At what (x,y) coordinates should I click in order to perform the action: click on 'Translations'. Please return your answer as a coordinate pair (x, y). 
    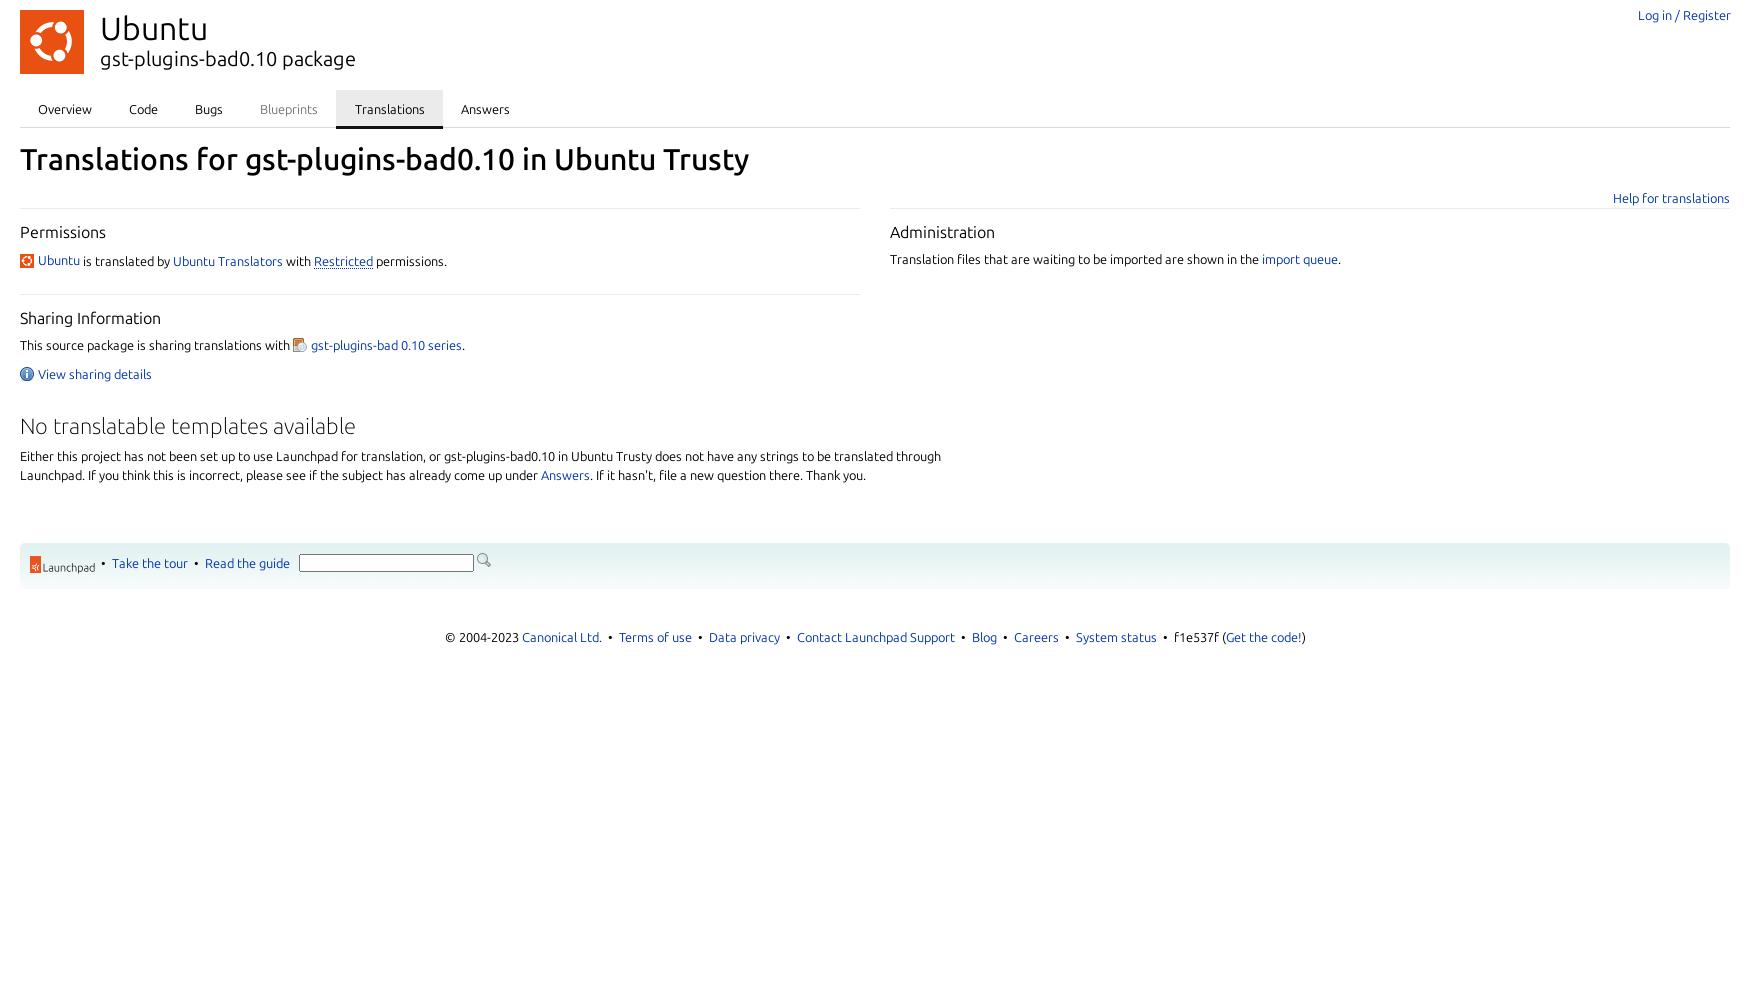
    Looking at the image, I should click on (388, 107).